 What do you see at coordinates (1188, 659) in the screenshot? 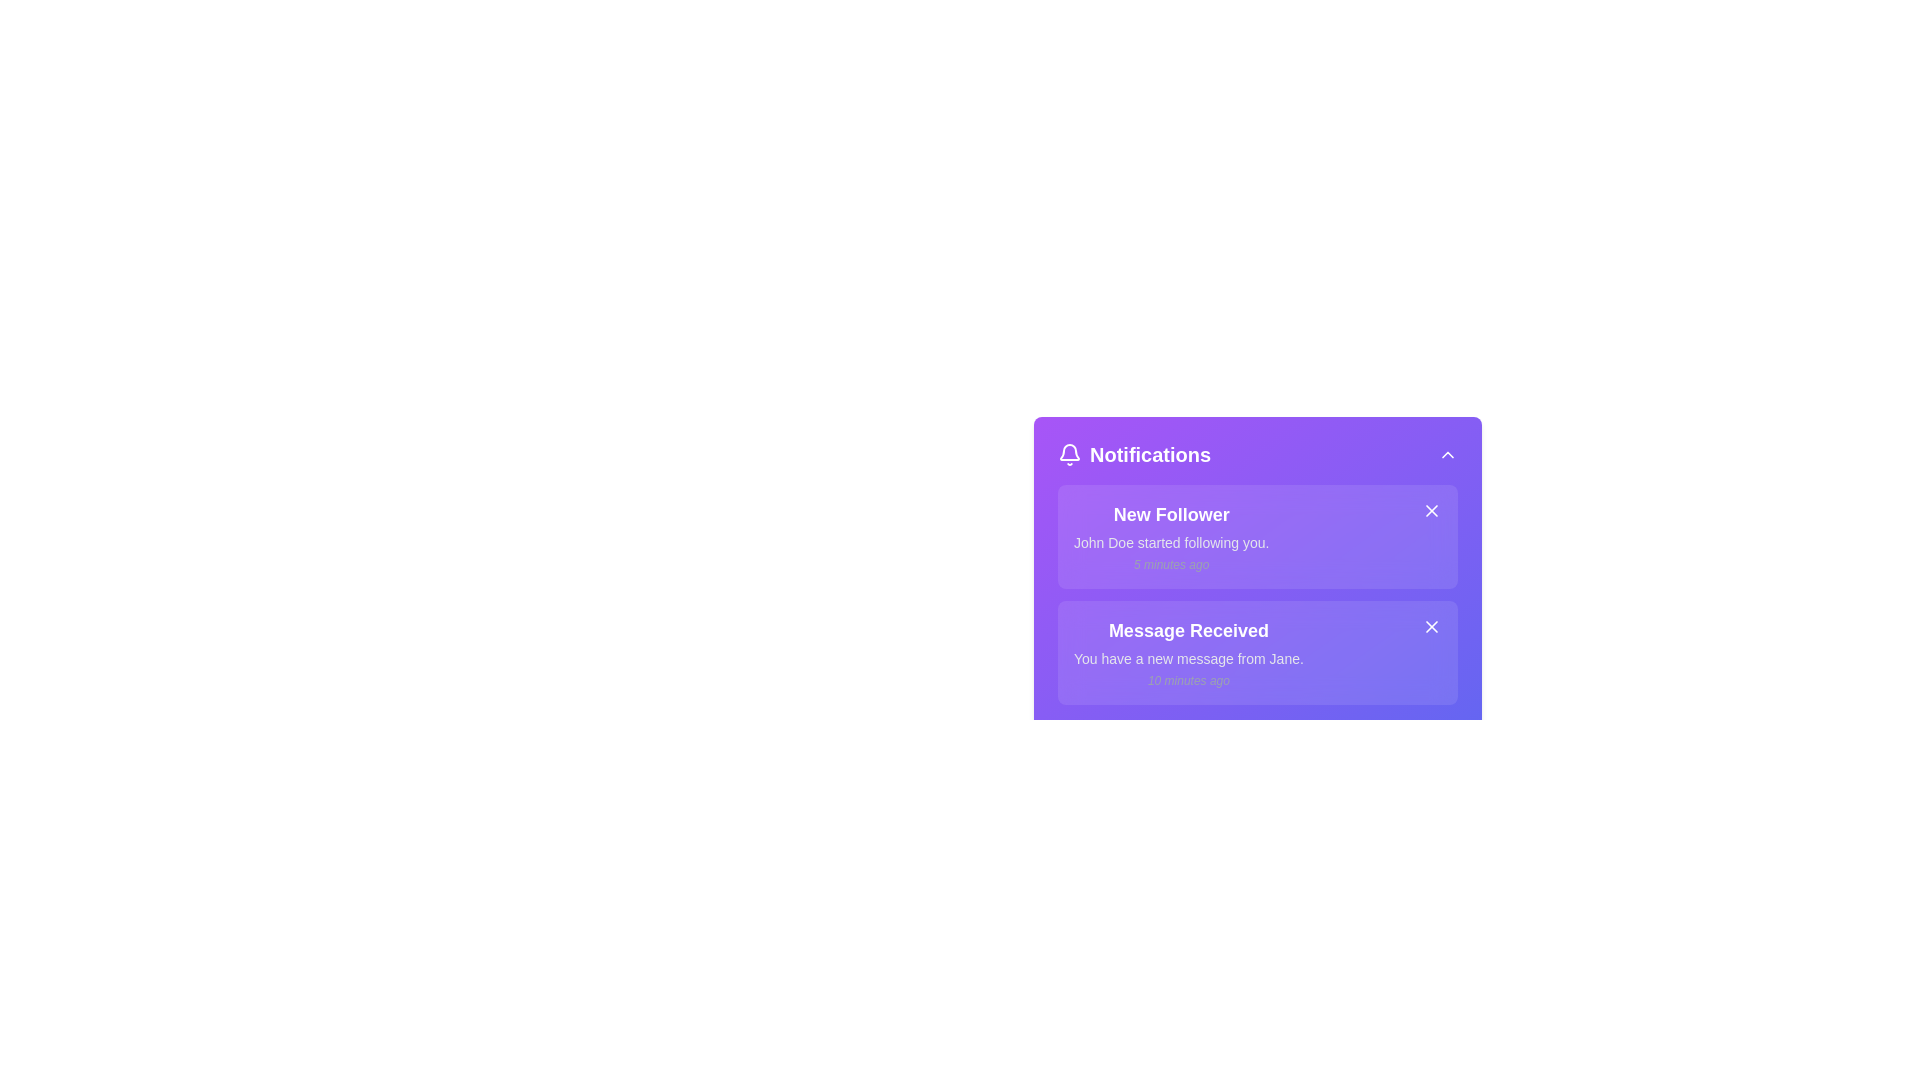
I see `message displayed in the static text of the notification card titled 'Message Received', which is located directly below the title and above the timestamp` at bounding box center [1188, 659].